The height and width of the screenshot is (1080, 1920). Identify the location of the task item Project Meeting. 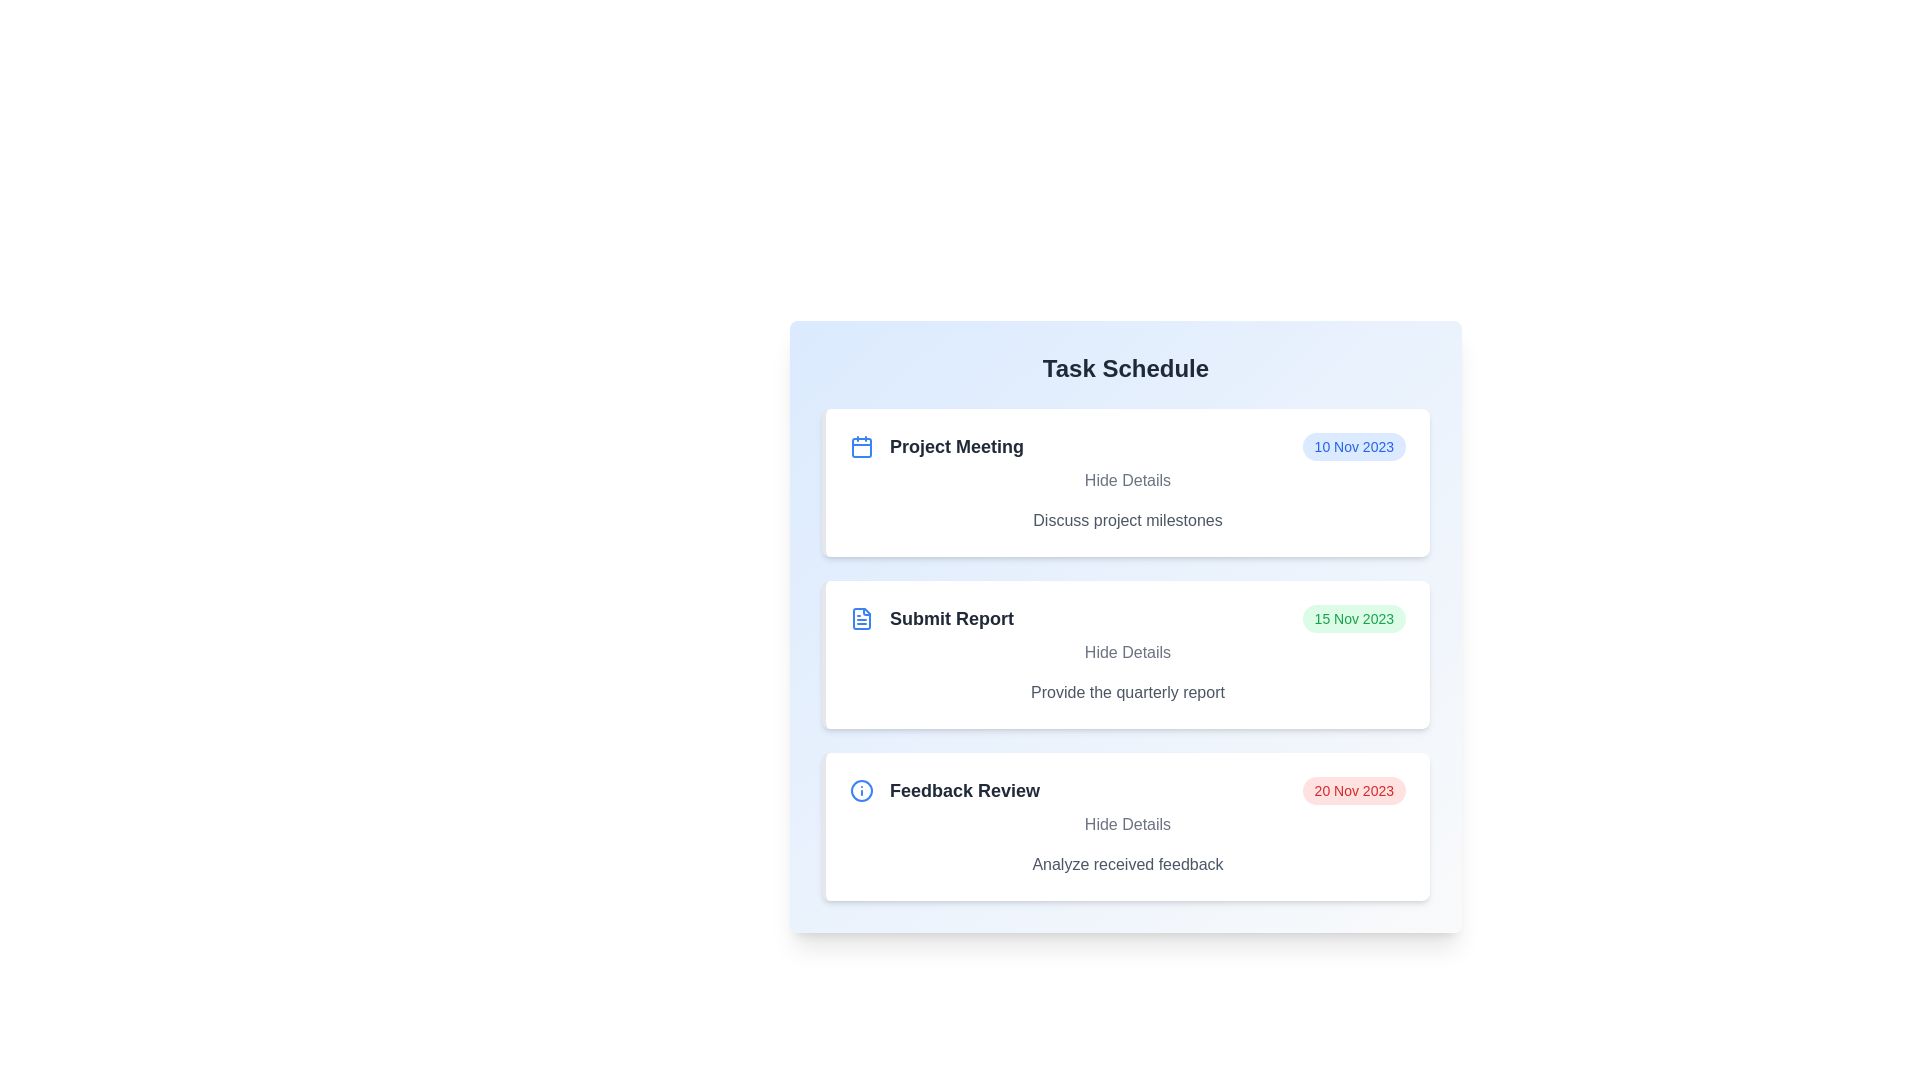
(1126, 482).